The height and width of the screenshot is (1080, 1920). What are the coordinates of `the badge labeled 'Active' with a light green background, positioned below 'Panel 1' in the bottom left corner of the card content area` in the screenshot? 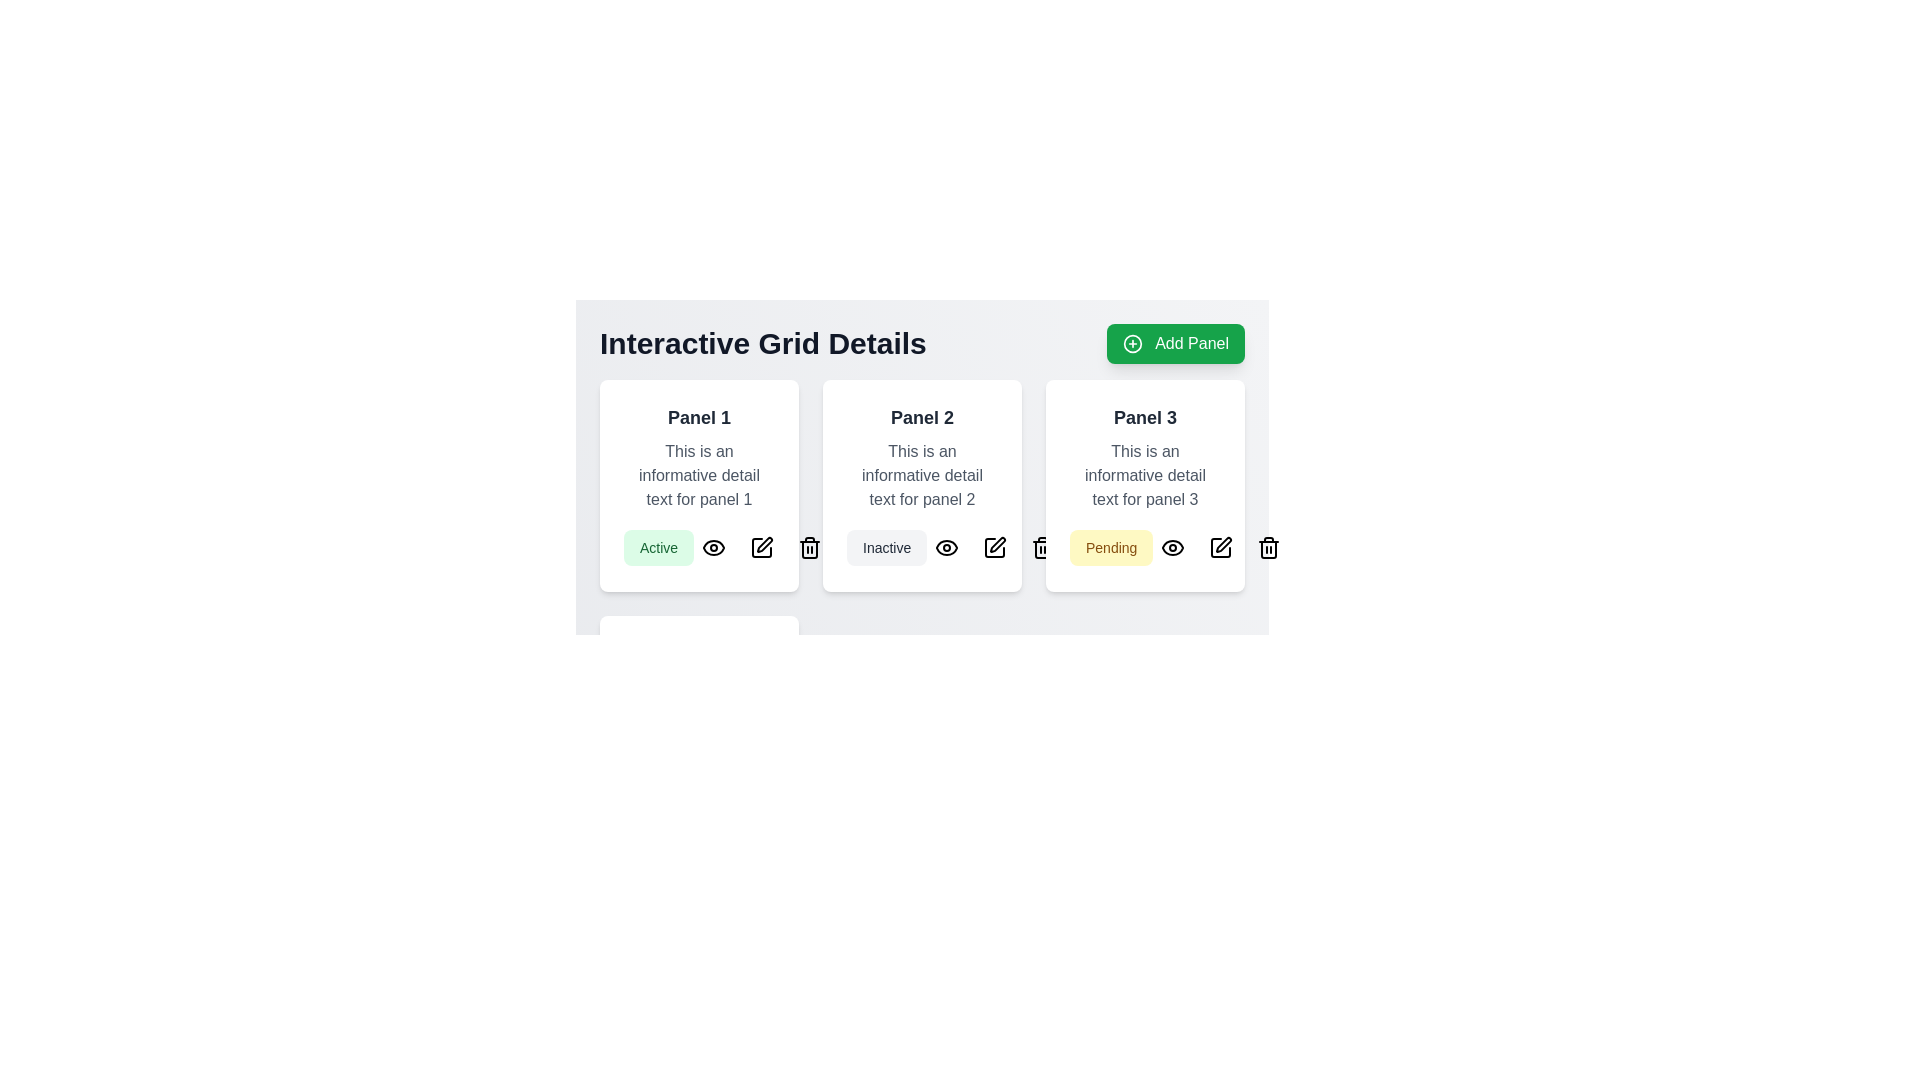 It's located at (659, 547).